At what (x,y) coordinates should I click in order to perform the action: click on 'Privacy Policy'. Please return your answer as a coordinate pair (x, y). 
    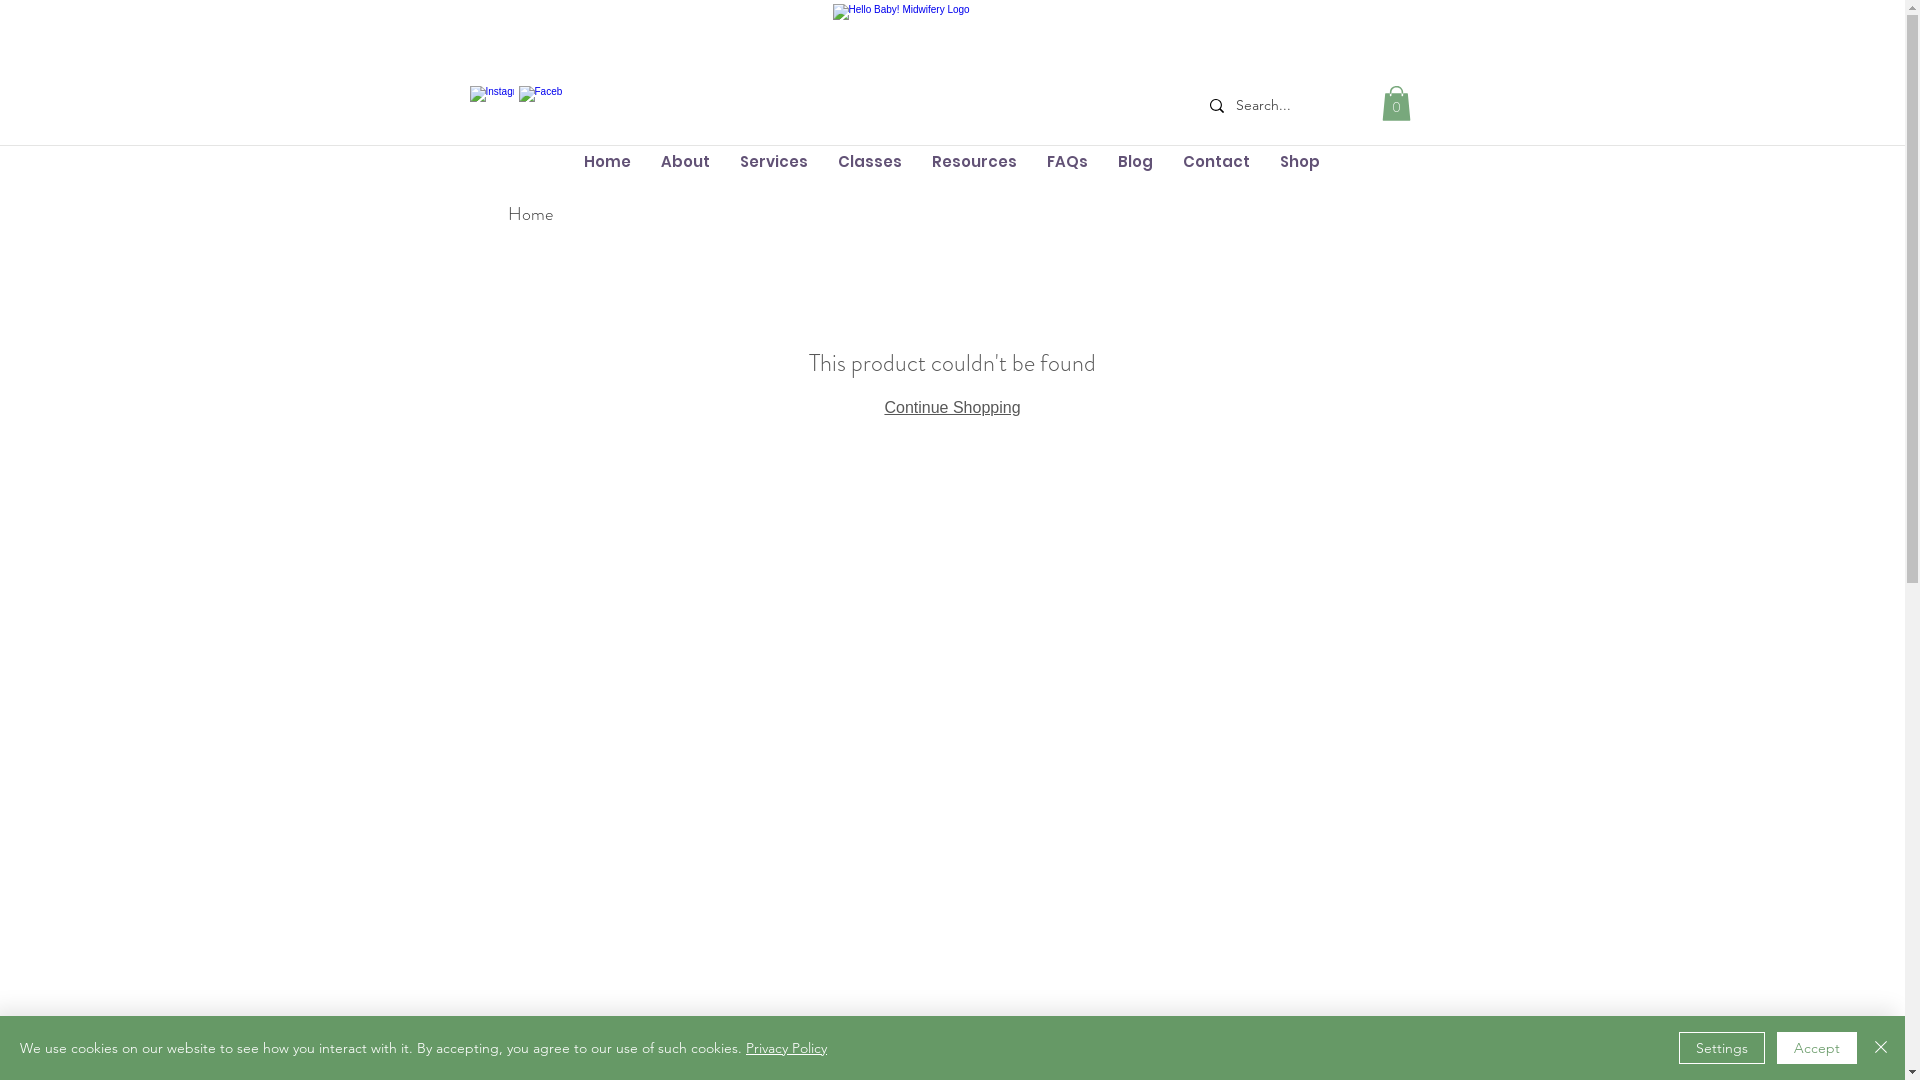
    Looking at the image, I should click on (785, 1047).